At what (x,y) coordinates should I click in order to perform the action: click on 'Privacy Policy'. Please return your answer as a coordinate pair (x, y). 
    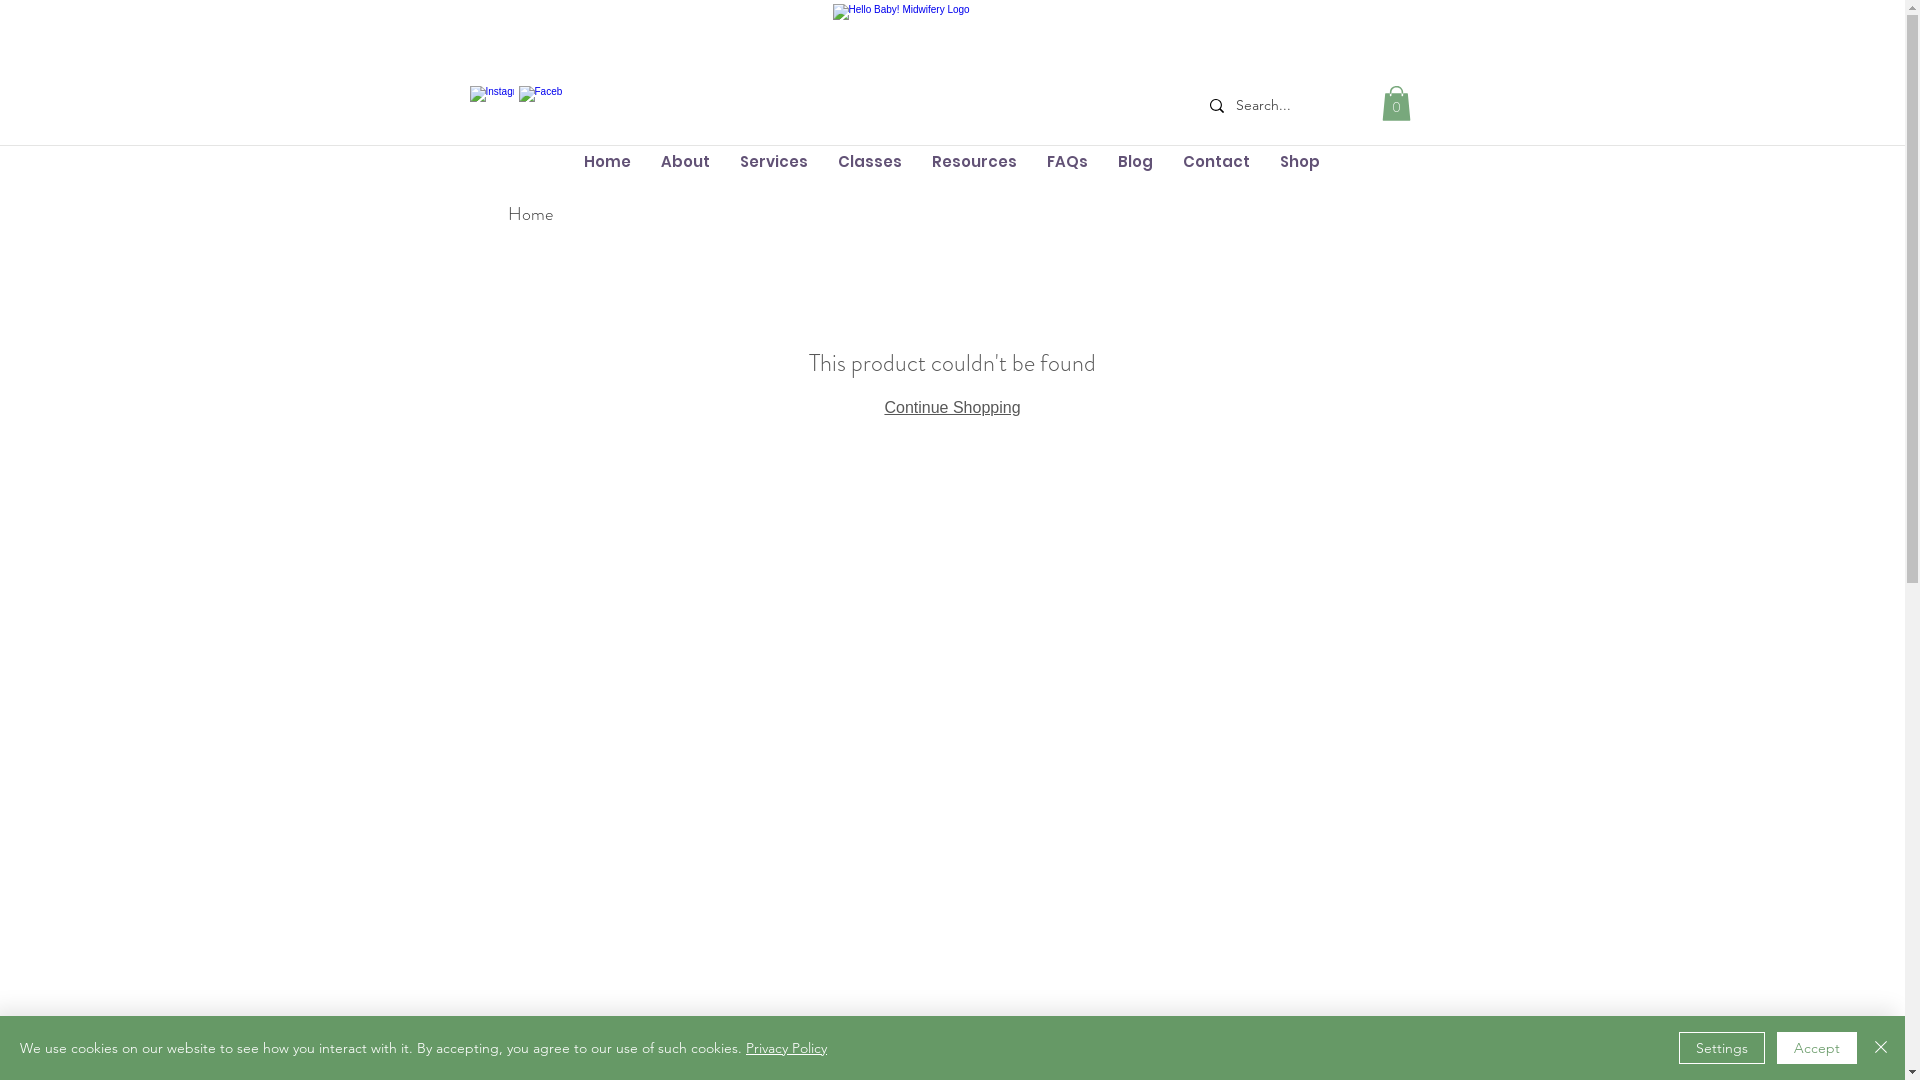
    Looking at the image, I should click on (785, 1047).